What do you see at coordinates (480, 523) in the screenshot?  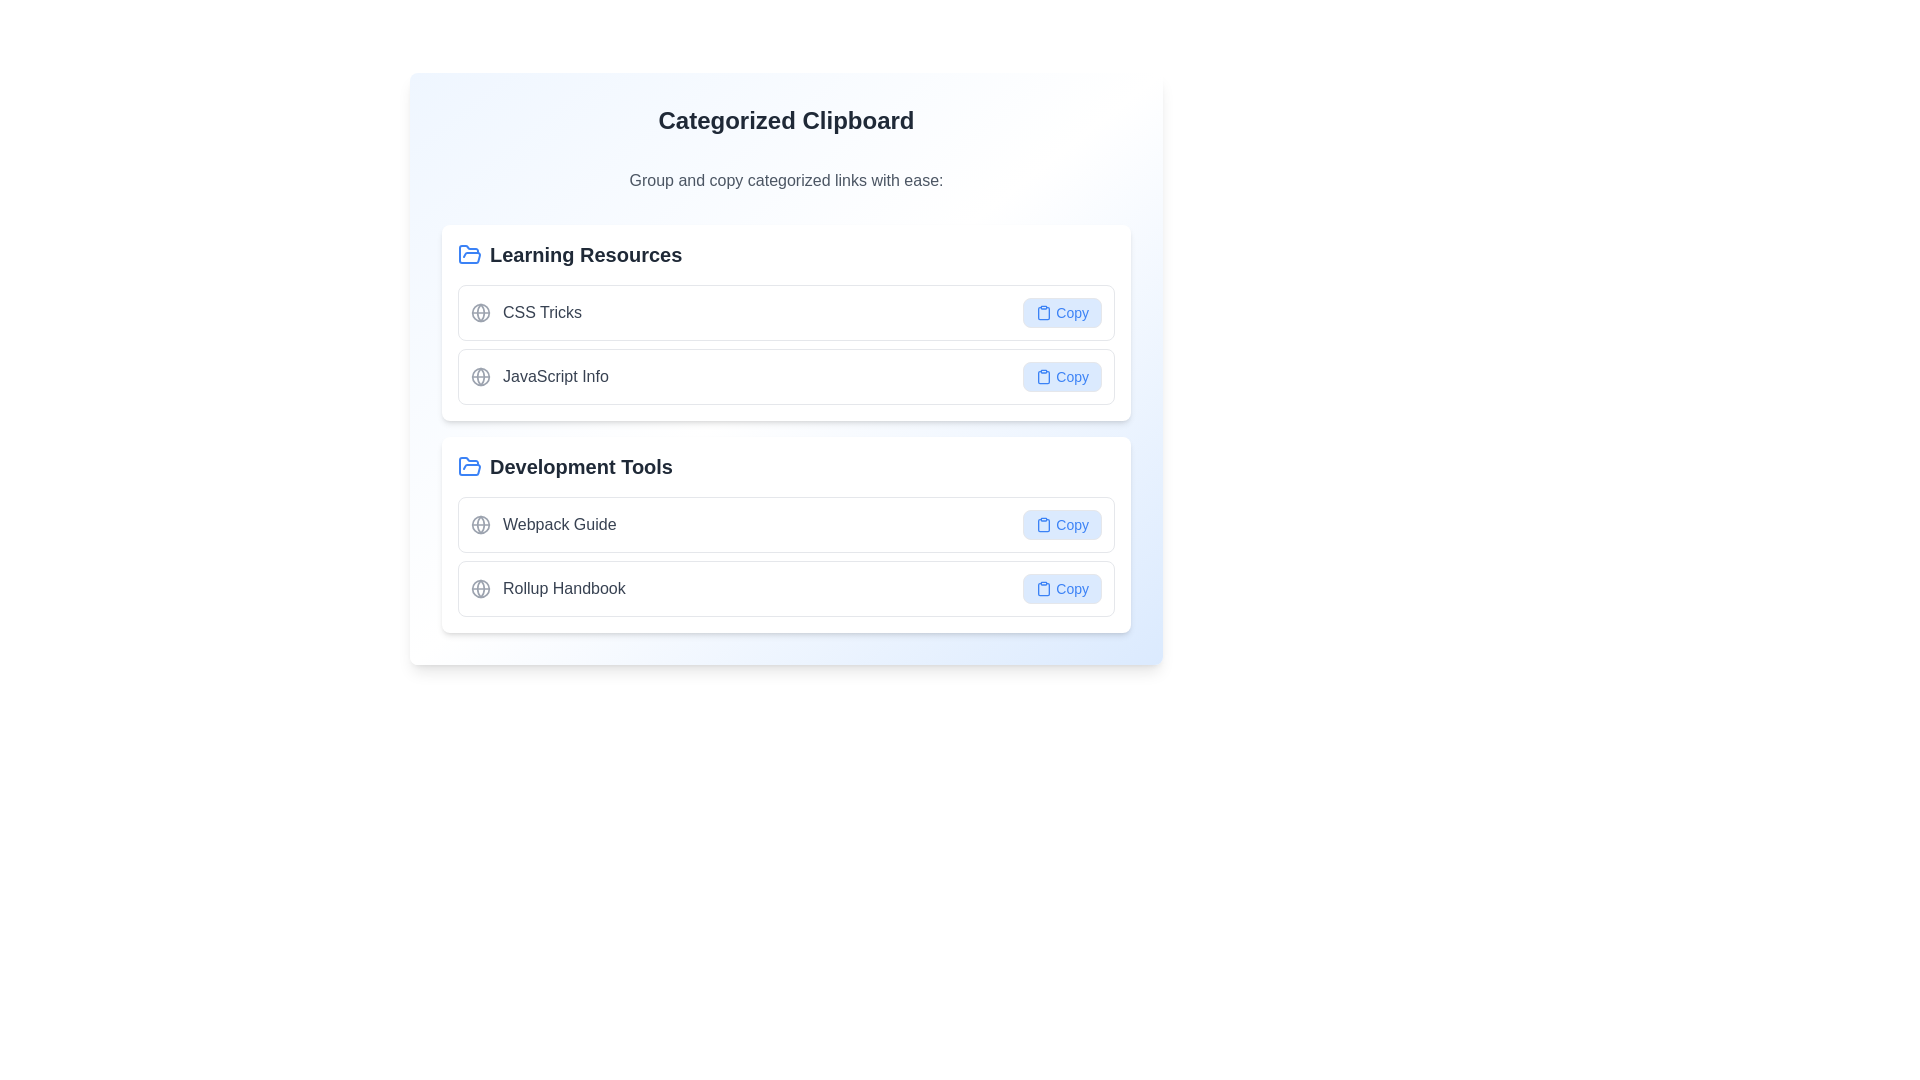 I see `the central circle of the globe icon, which is a gray SVG graphic located to the left of the text 'Webpack Guide' under the 'Development Tools' section` at bounding box center [480, 523].